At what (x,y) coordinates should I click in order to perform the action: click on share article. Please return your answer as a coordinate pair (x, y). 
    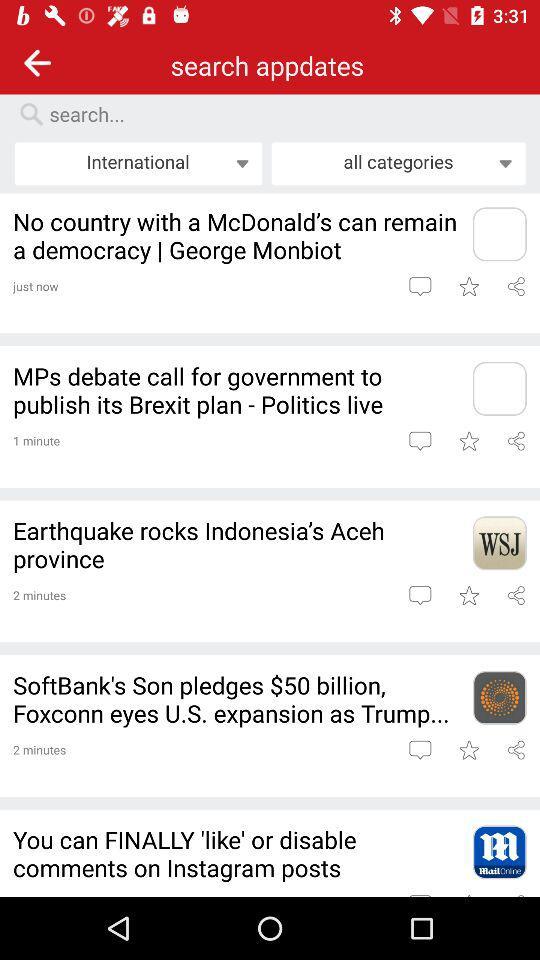
    Looking at the image, I should click on (516, 748).